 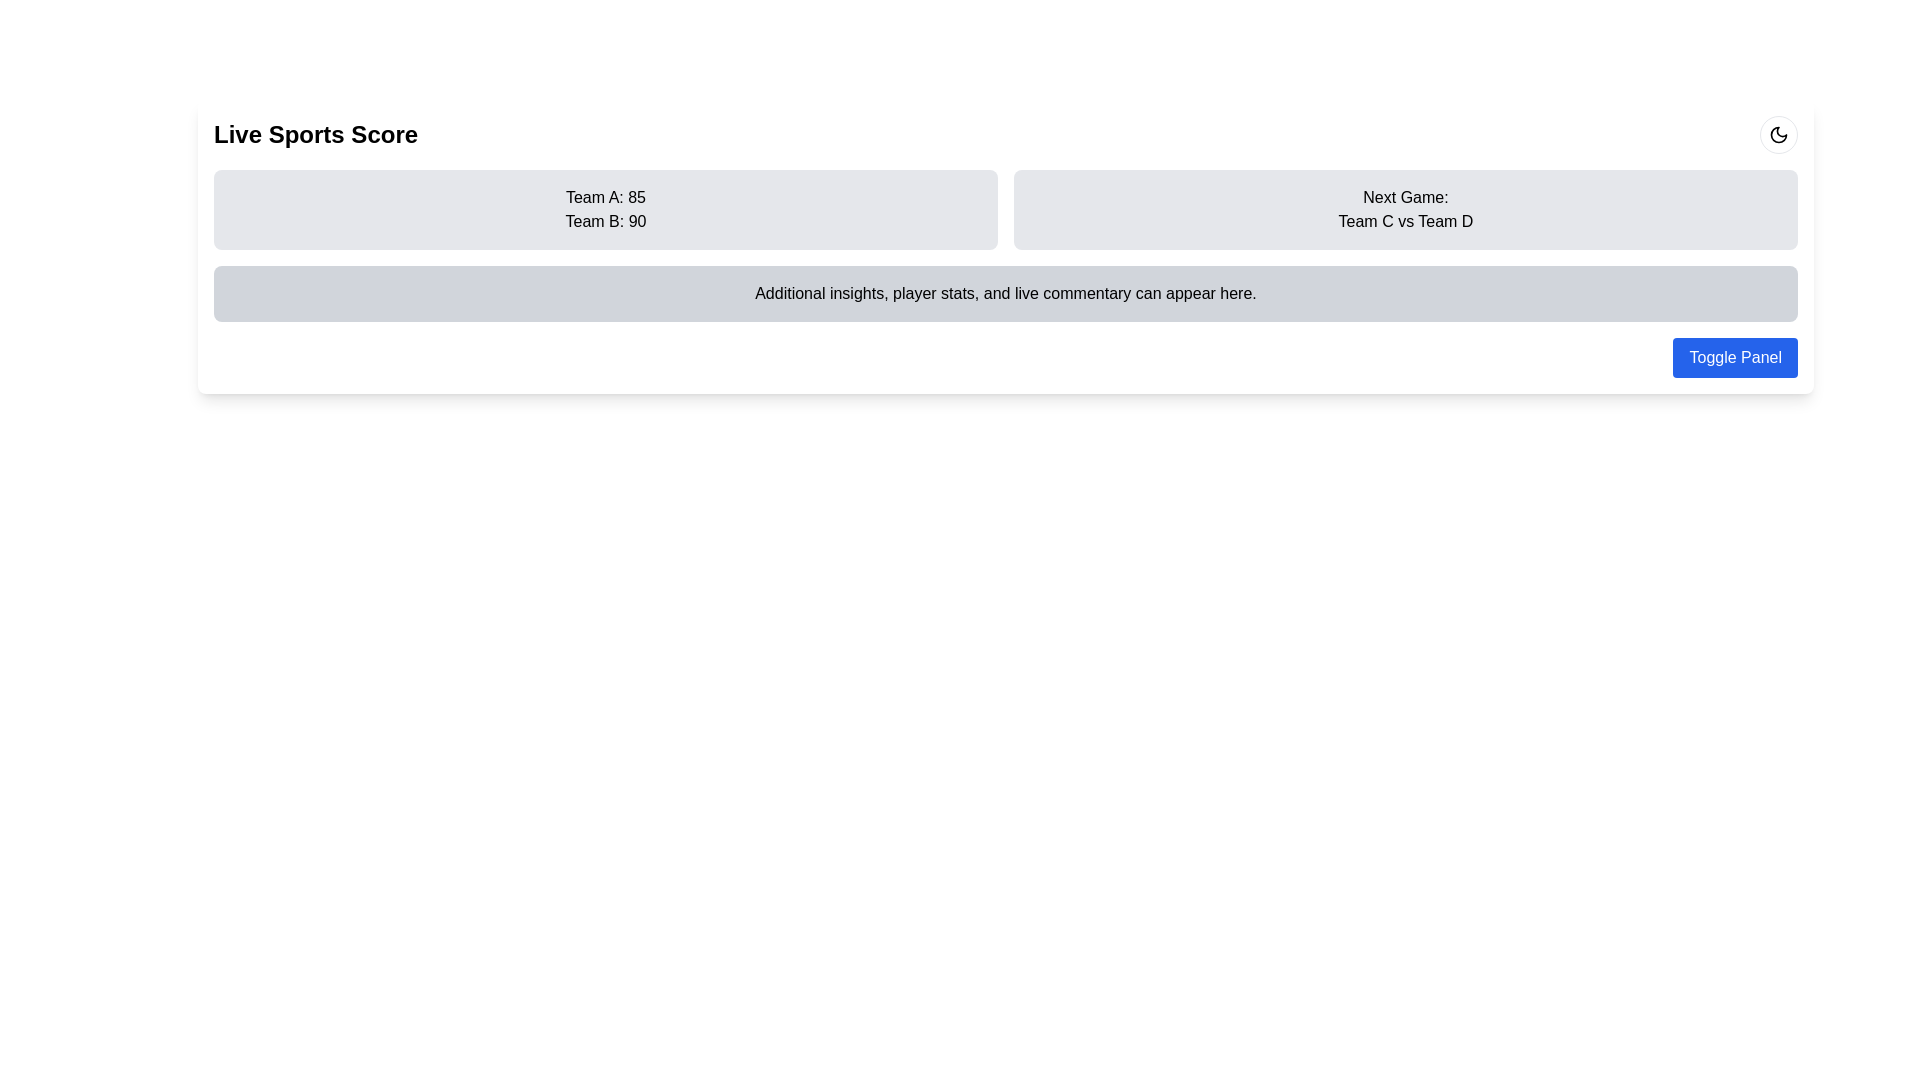 I want to click on the toggle button for dark and light mode located at the top-right corner of the 'Live Sports Score' section, next to the title text, so click(x=1779, y=135).